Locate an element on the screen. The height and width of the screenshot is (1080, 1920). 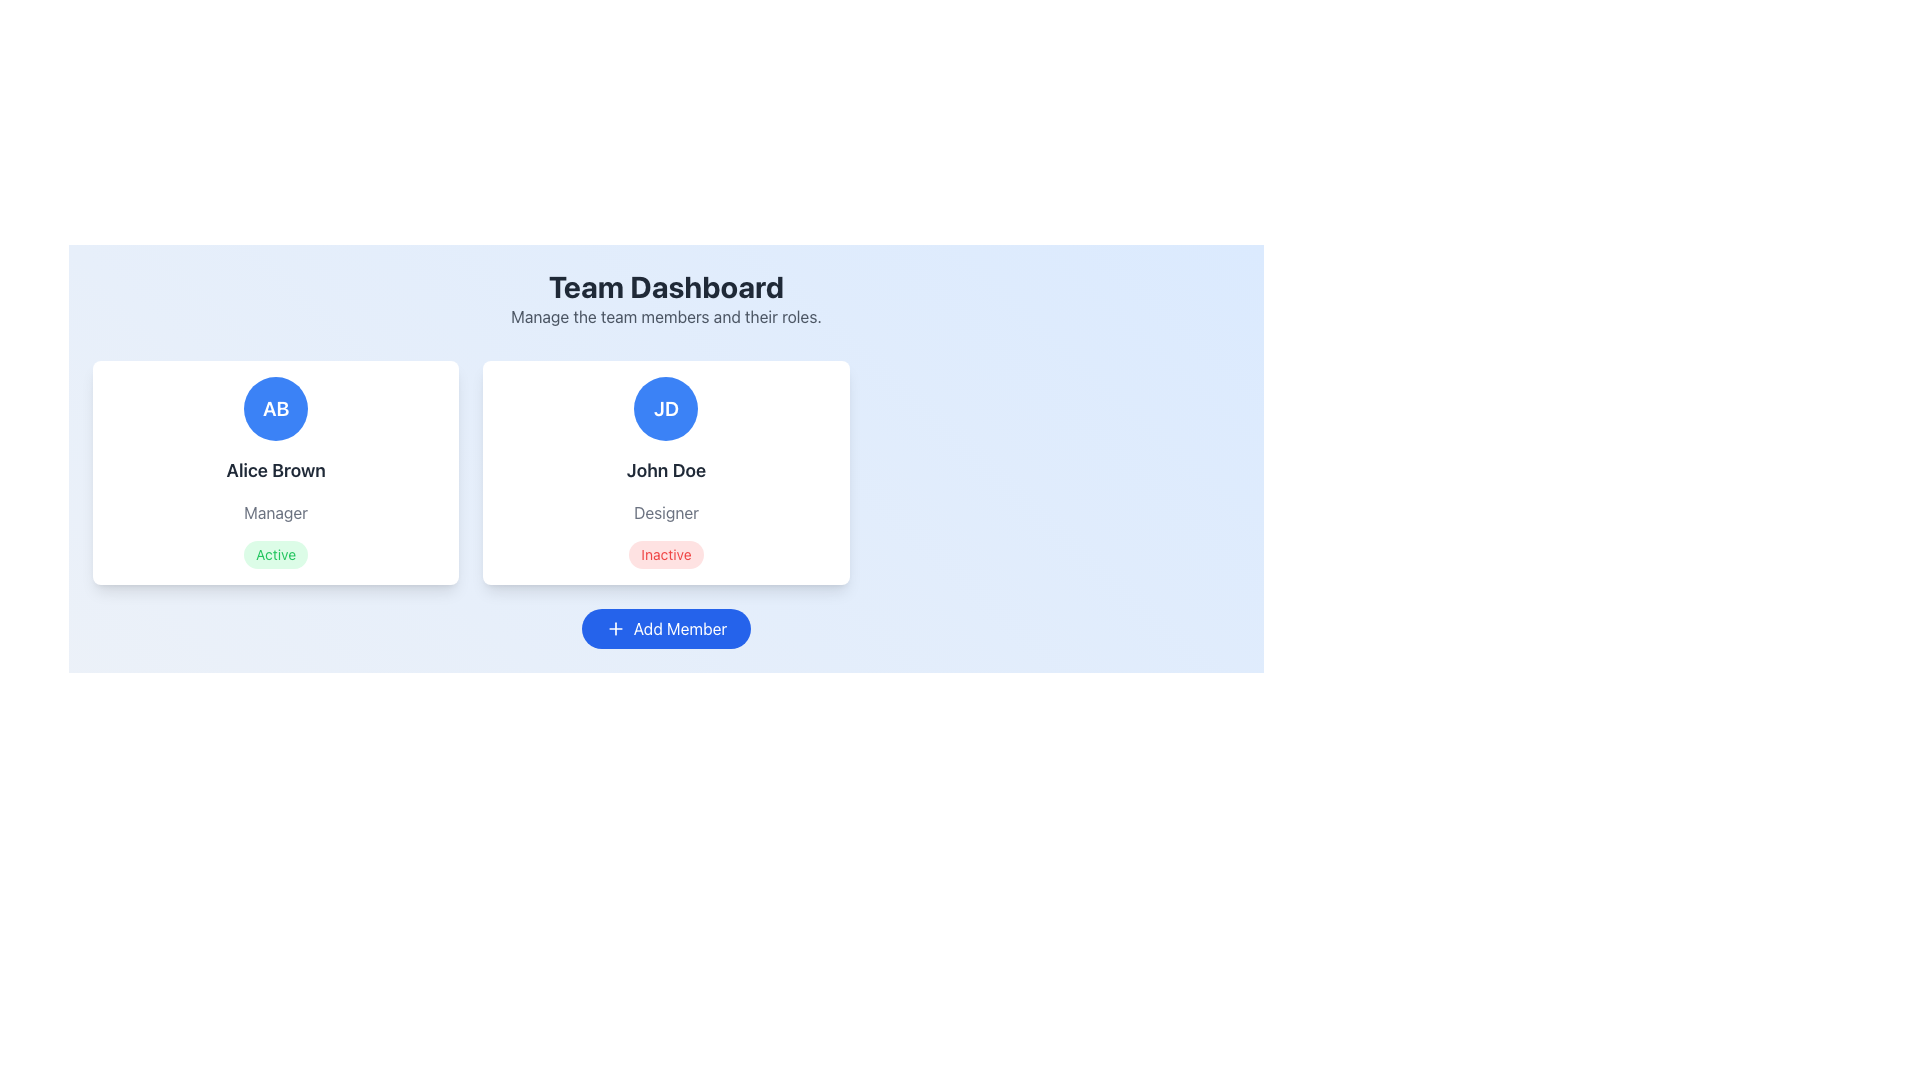
the text label 'Manager' which describes the role of 'Alice Brown' in the card layout is located at coordinates (275, 512).